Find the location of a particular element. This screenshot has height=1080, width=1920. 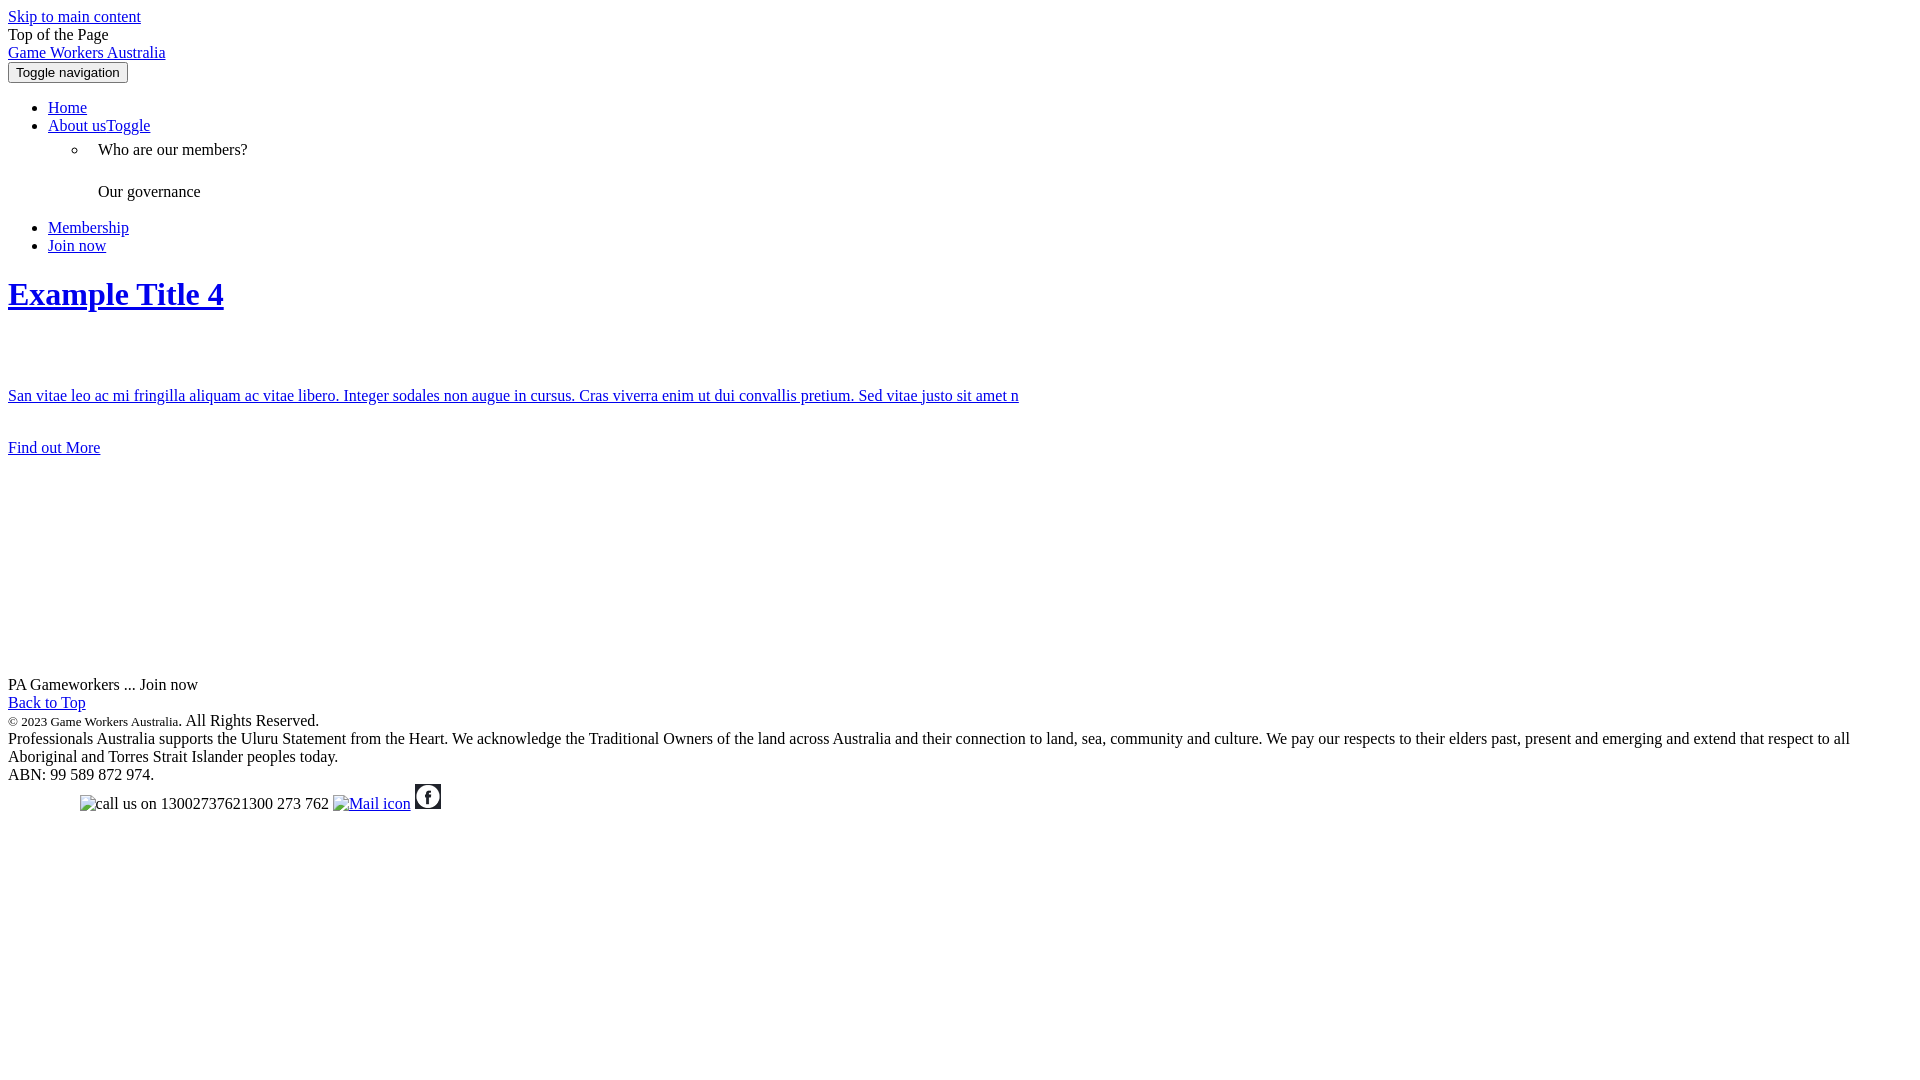

'Back to Top' is located at coordinates (47, 701).